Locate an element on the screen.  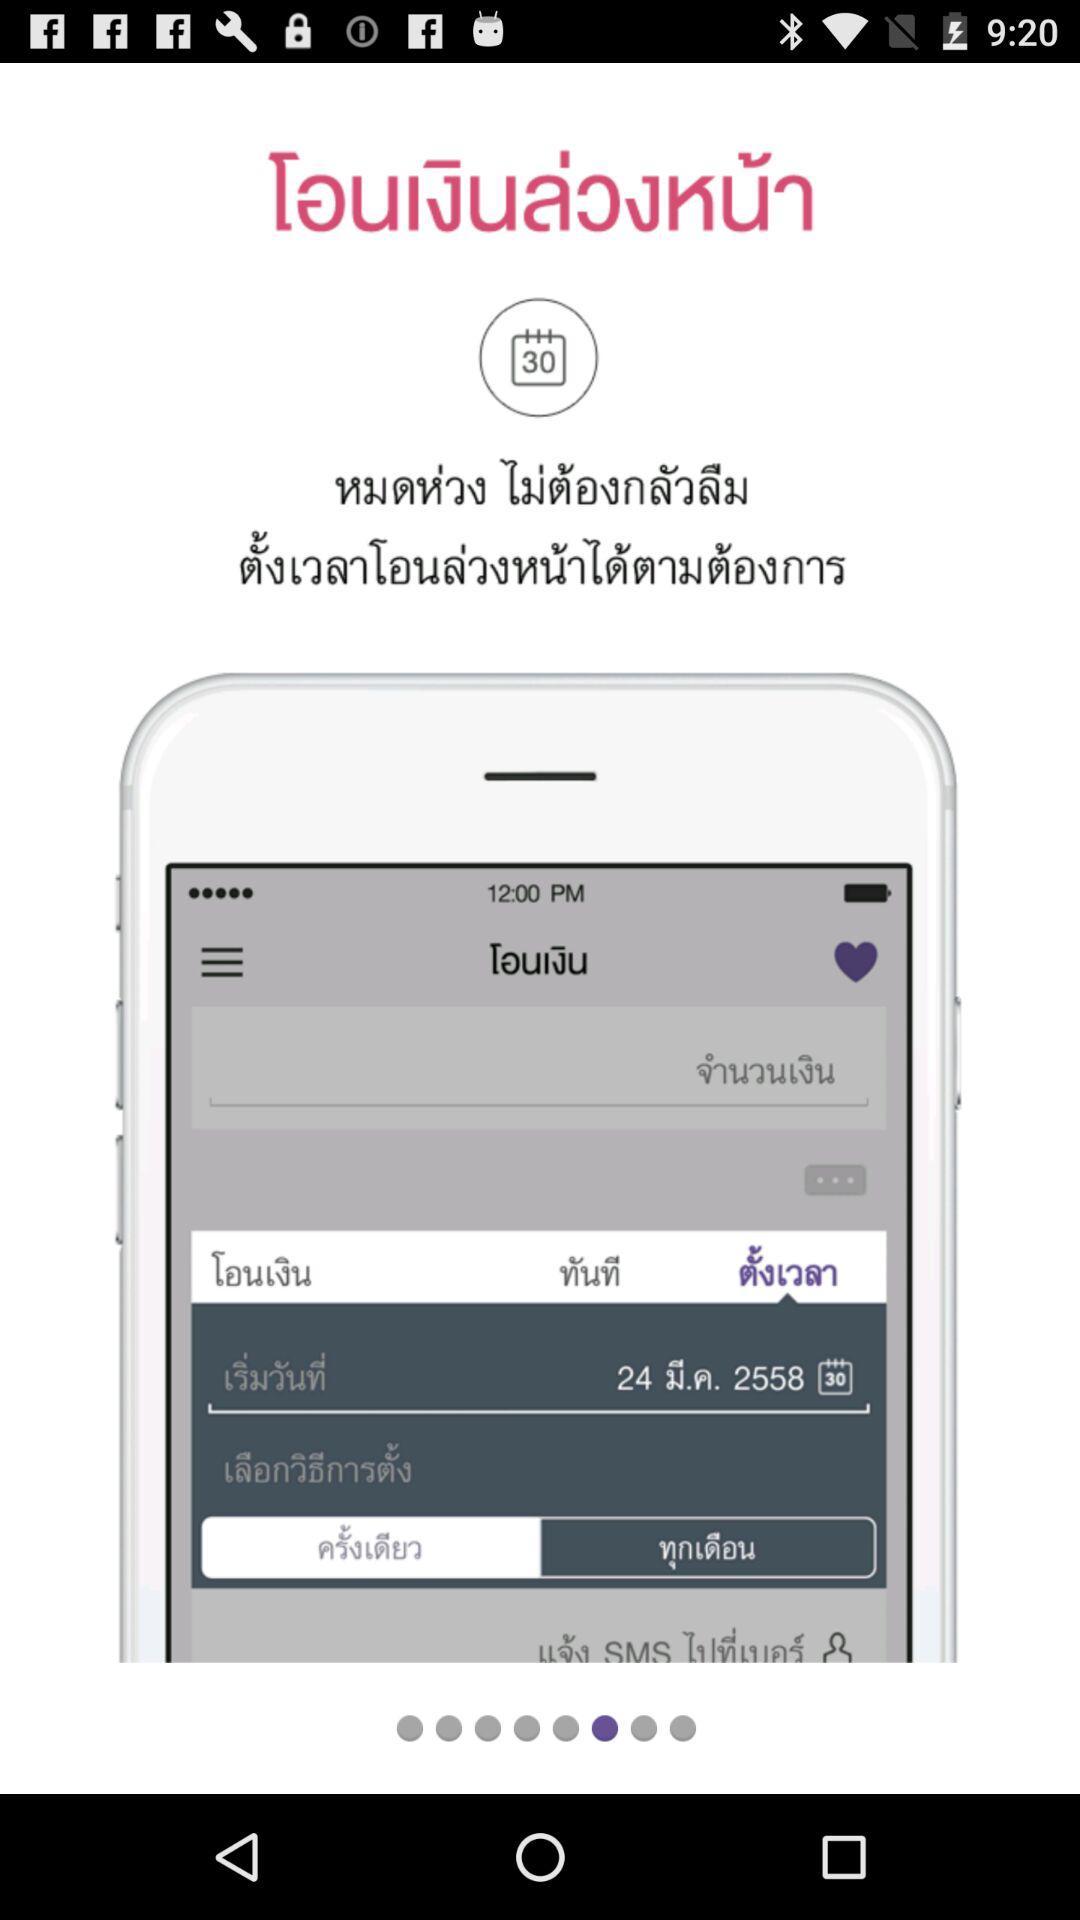
menu button is located at coordinates (525, 1727).